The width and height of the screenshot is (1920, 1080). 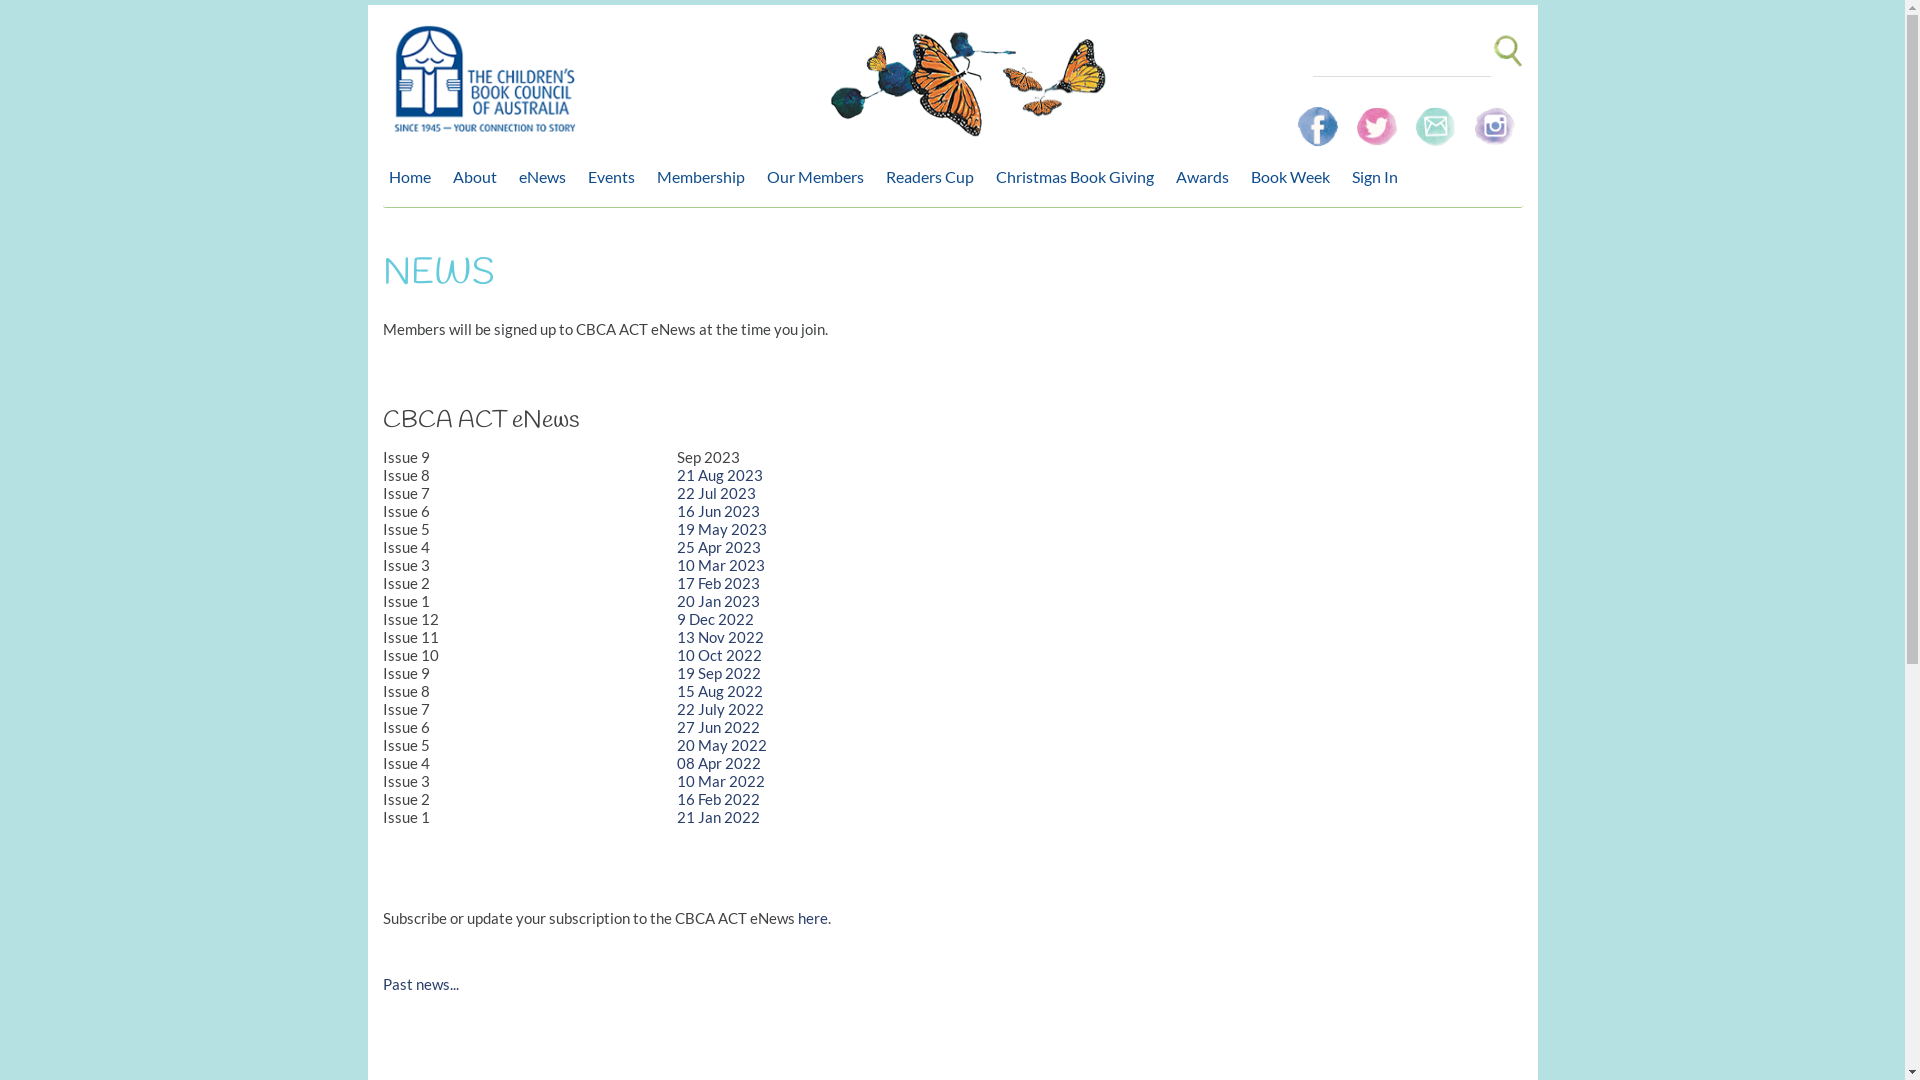 What do you see at coordinates (1079, 176) in the screenshot?
I see `'Christmas Book Giving'` at bounding box center [1079, 176].